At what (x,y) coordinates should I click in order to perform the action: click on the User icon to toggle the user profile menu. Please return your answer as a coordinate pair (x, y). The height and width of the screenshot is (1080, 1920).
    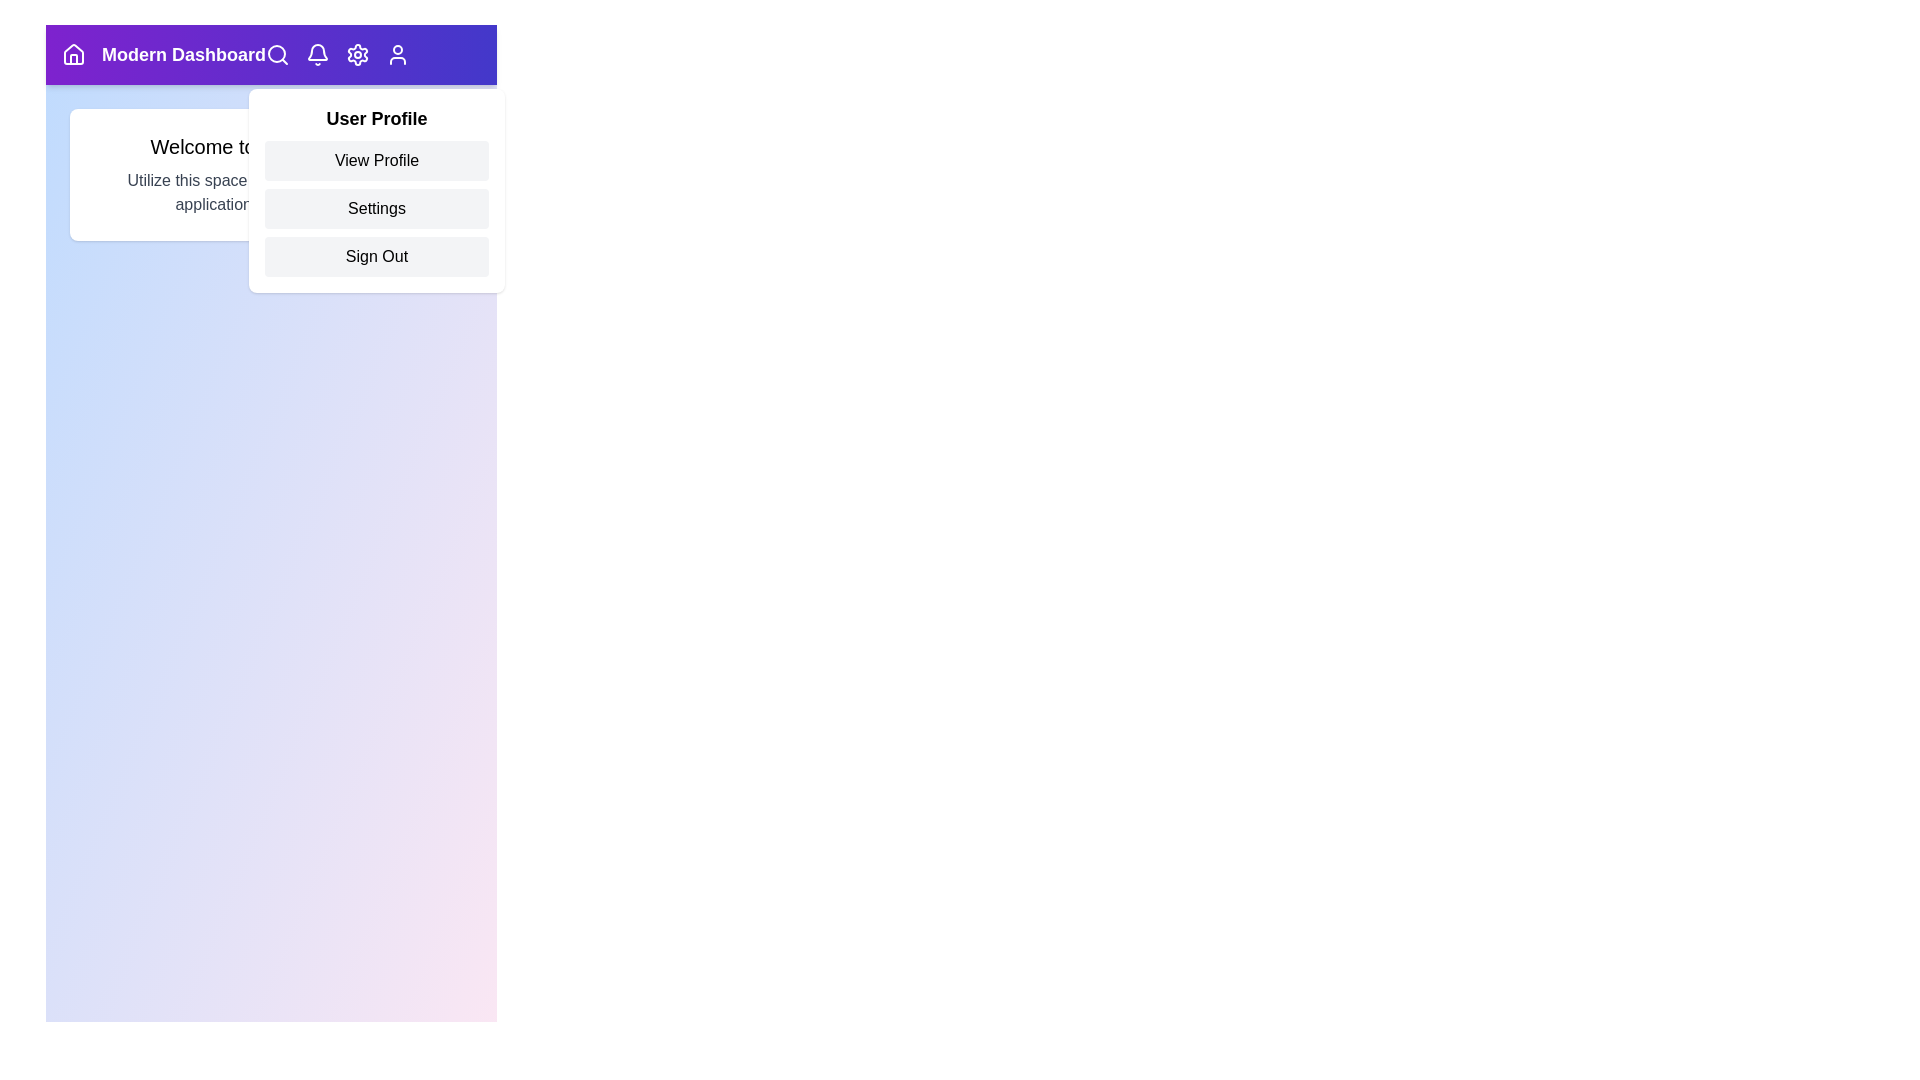
    Looking at the image, I should click on (398, 53).